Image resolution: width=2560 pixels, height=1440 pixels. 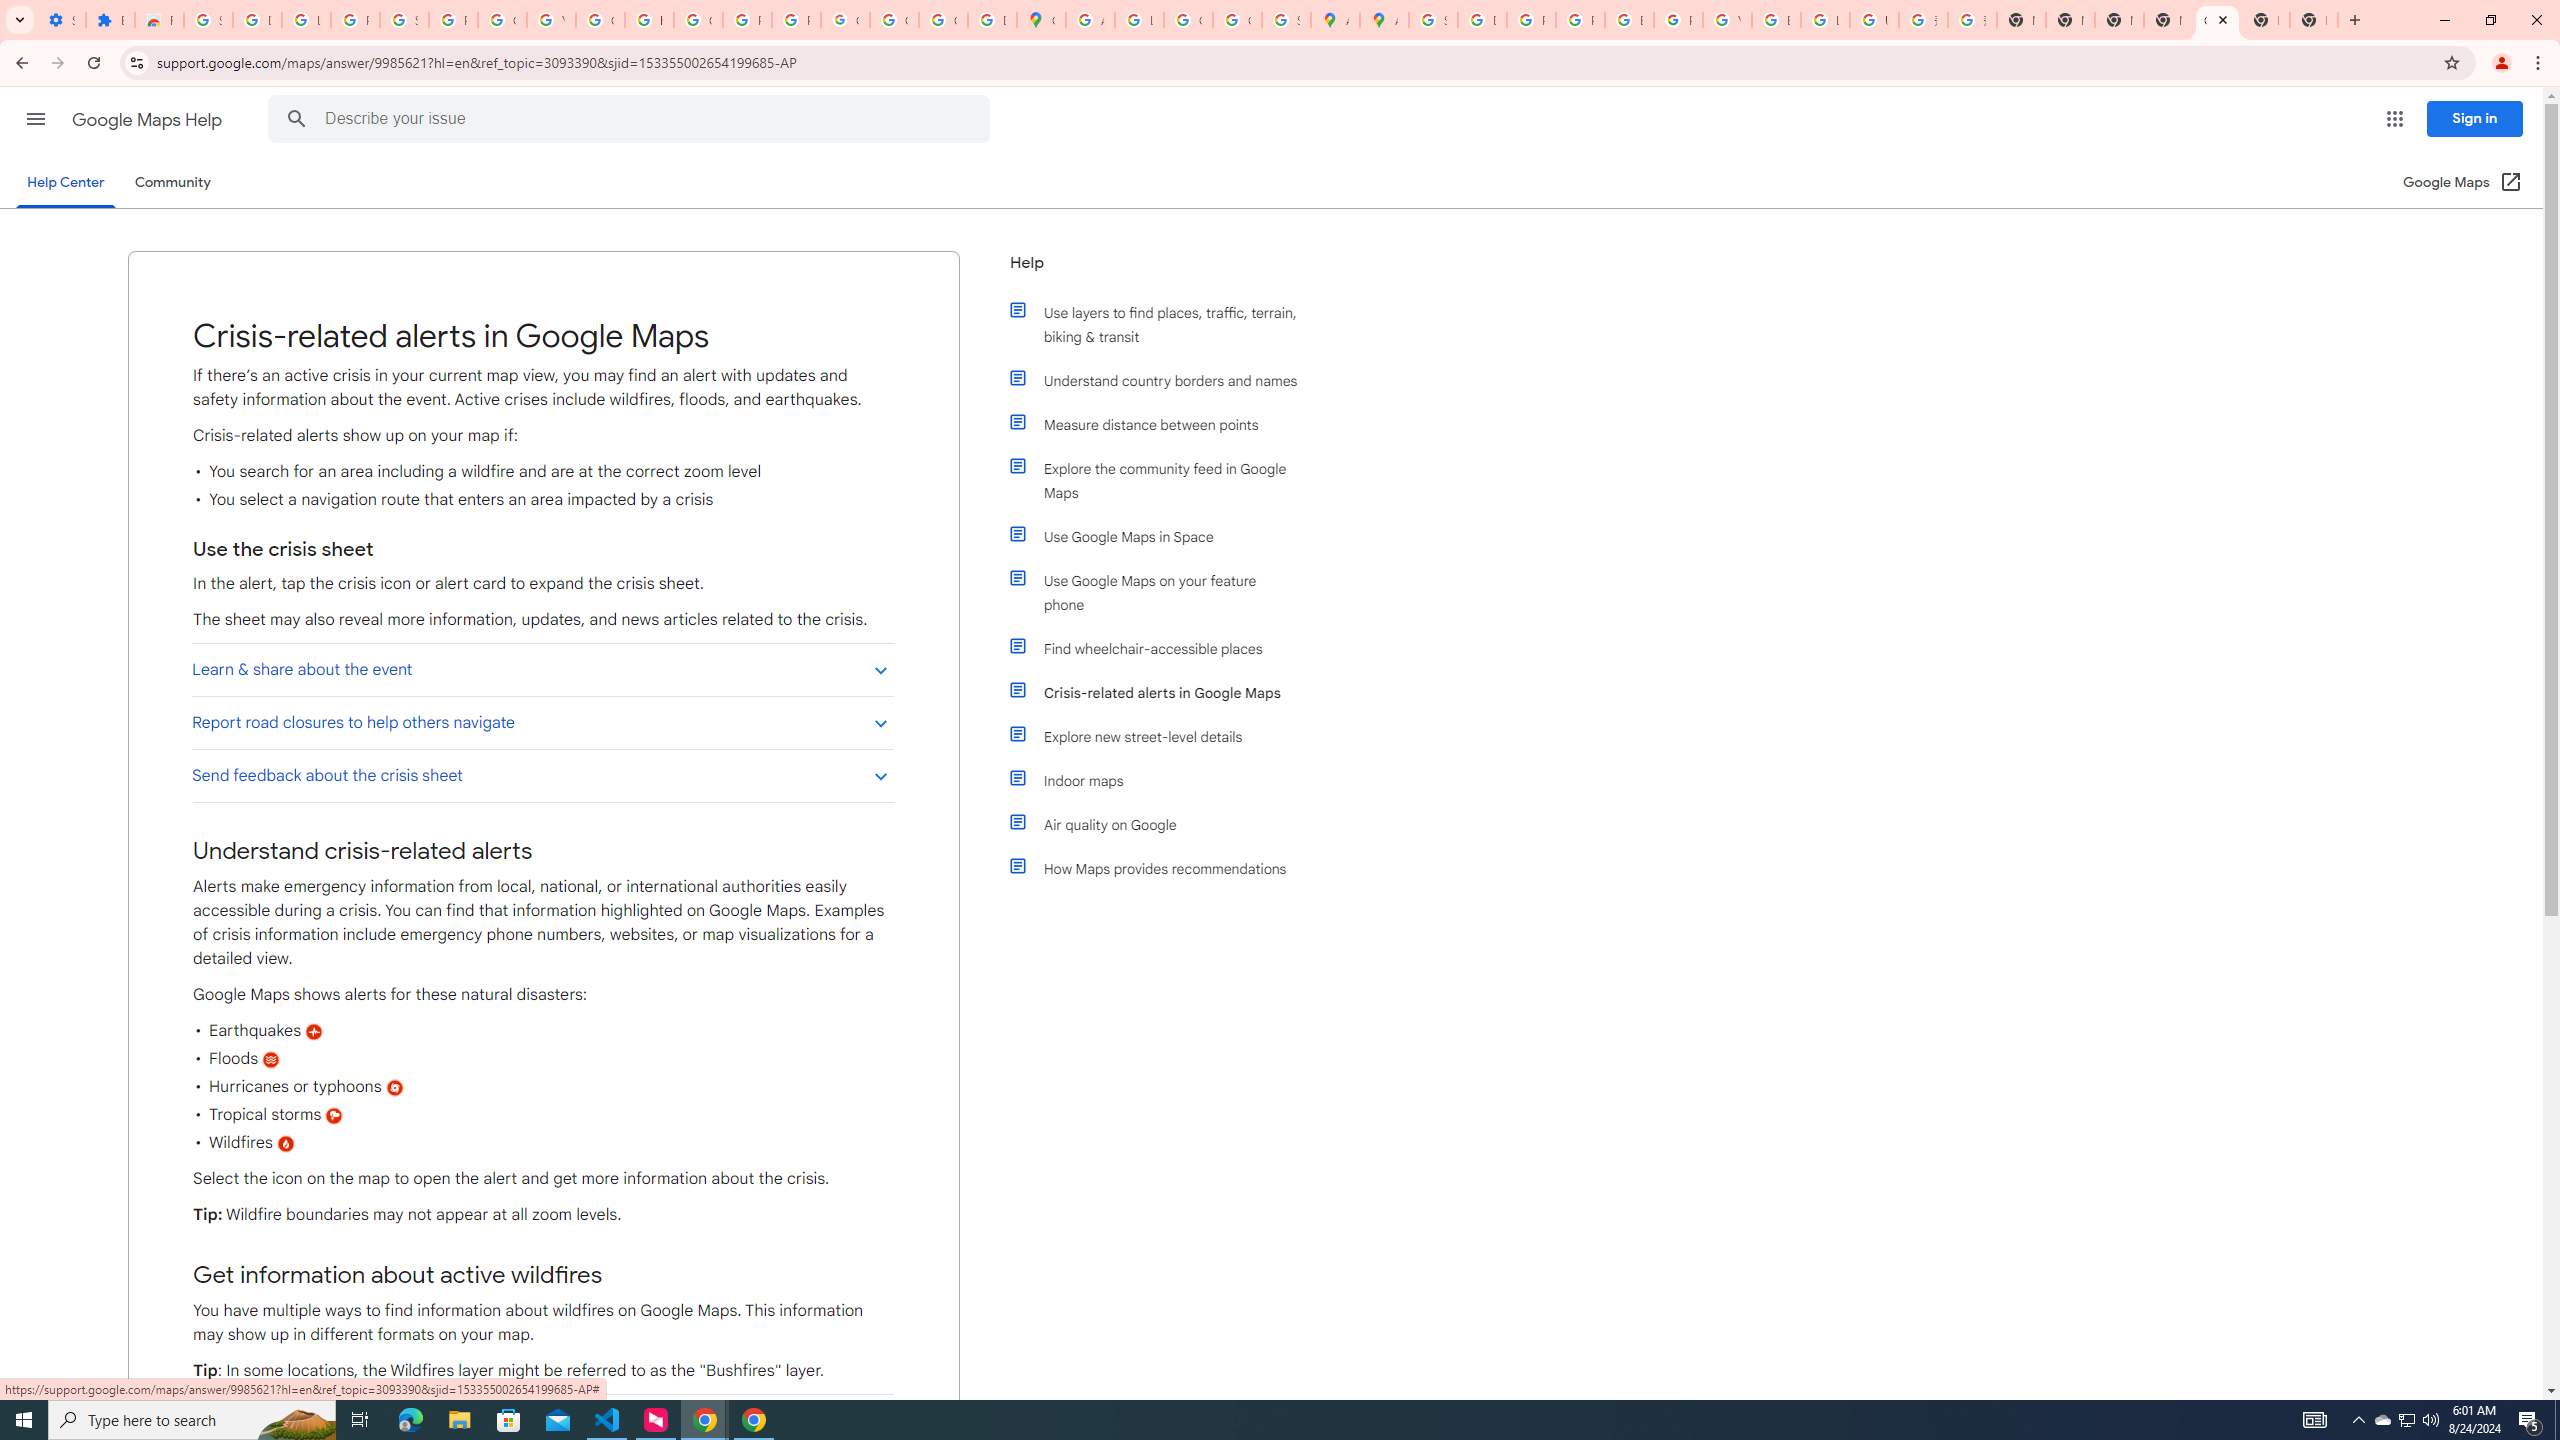 What do you see at coordinates (2215, 19) in the screenshot?
I see `'Crisis-related alerts in Google Maps - Google Maps Help'` at bounding box center [2215, 19].